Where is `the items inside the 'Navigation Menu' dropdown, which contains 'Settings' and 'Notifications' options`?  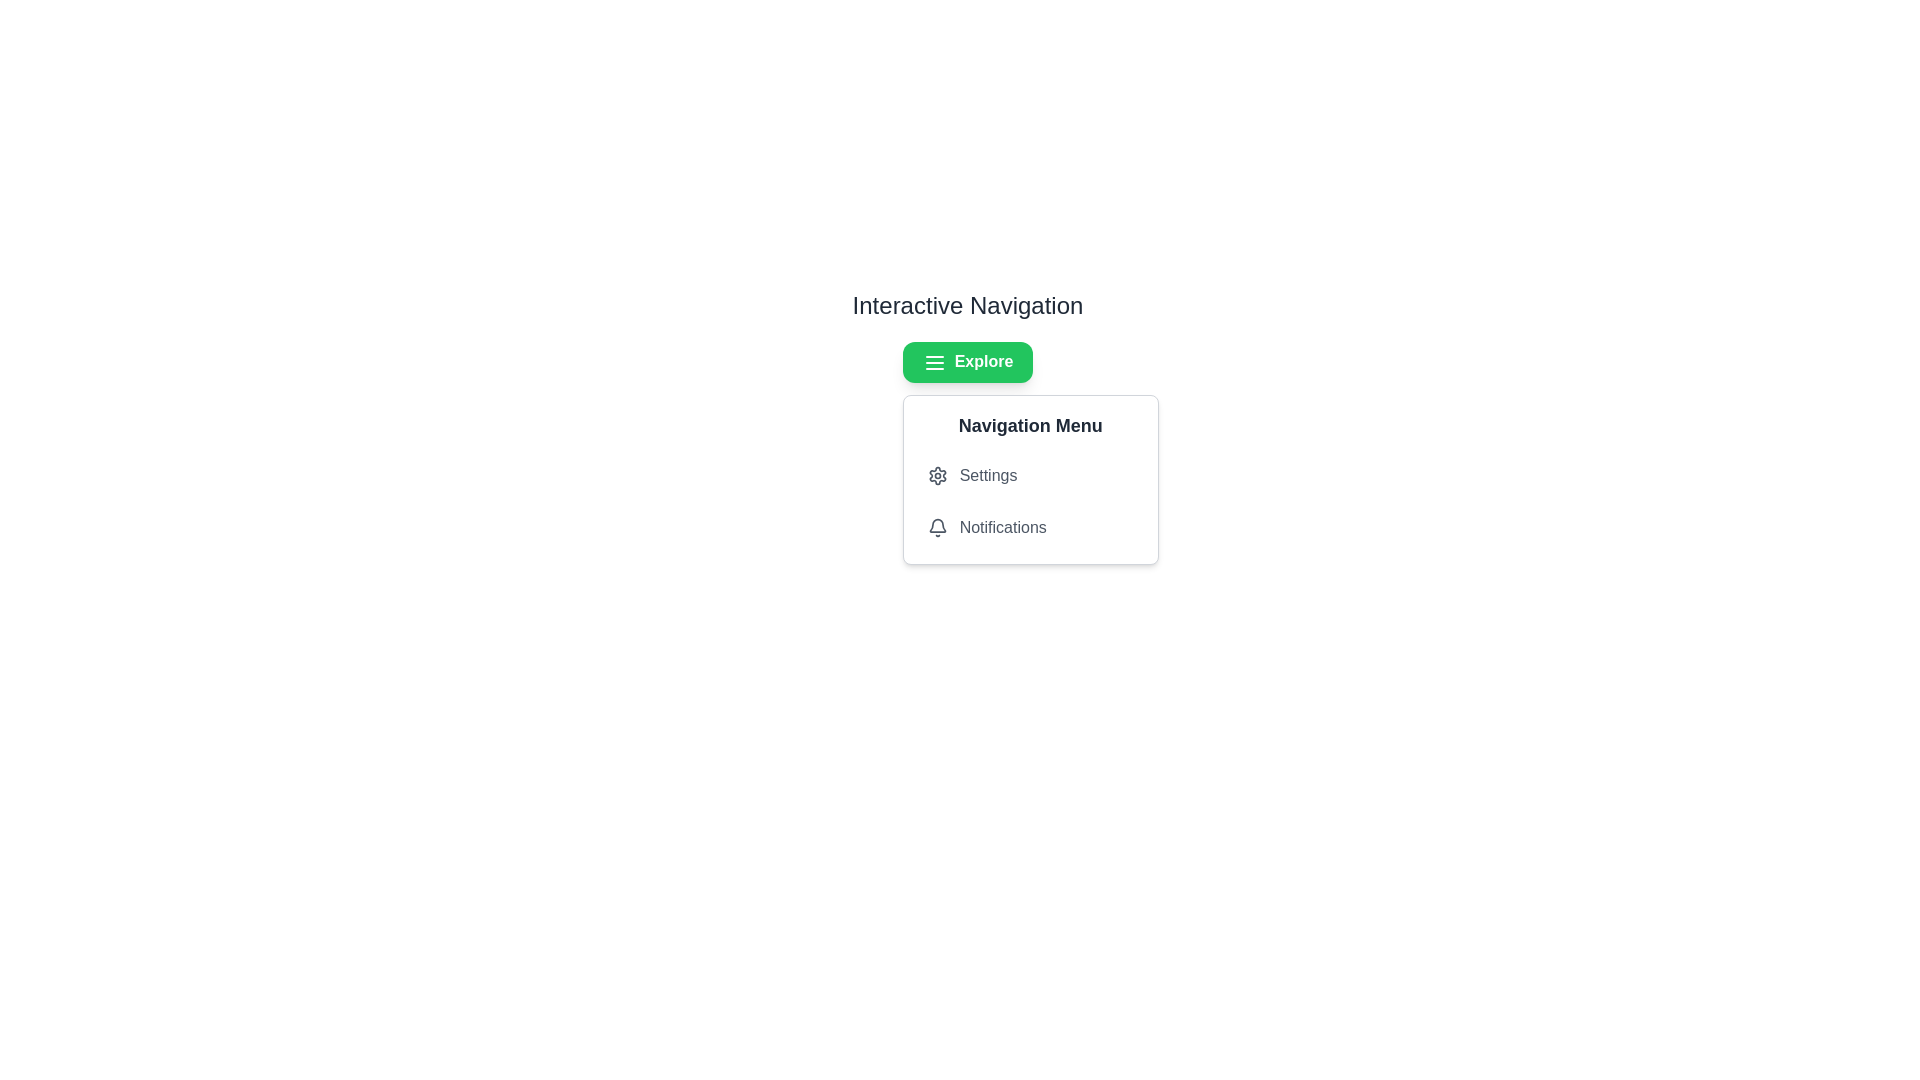
the items inside the 'Navigation Menu' dropdown, which contains 'Settings' and 'Notifications' options is located at coordinates (1030, 479).